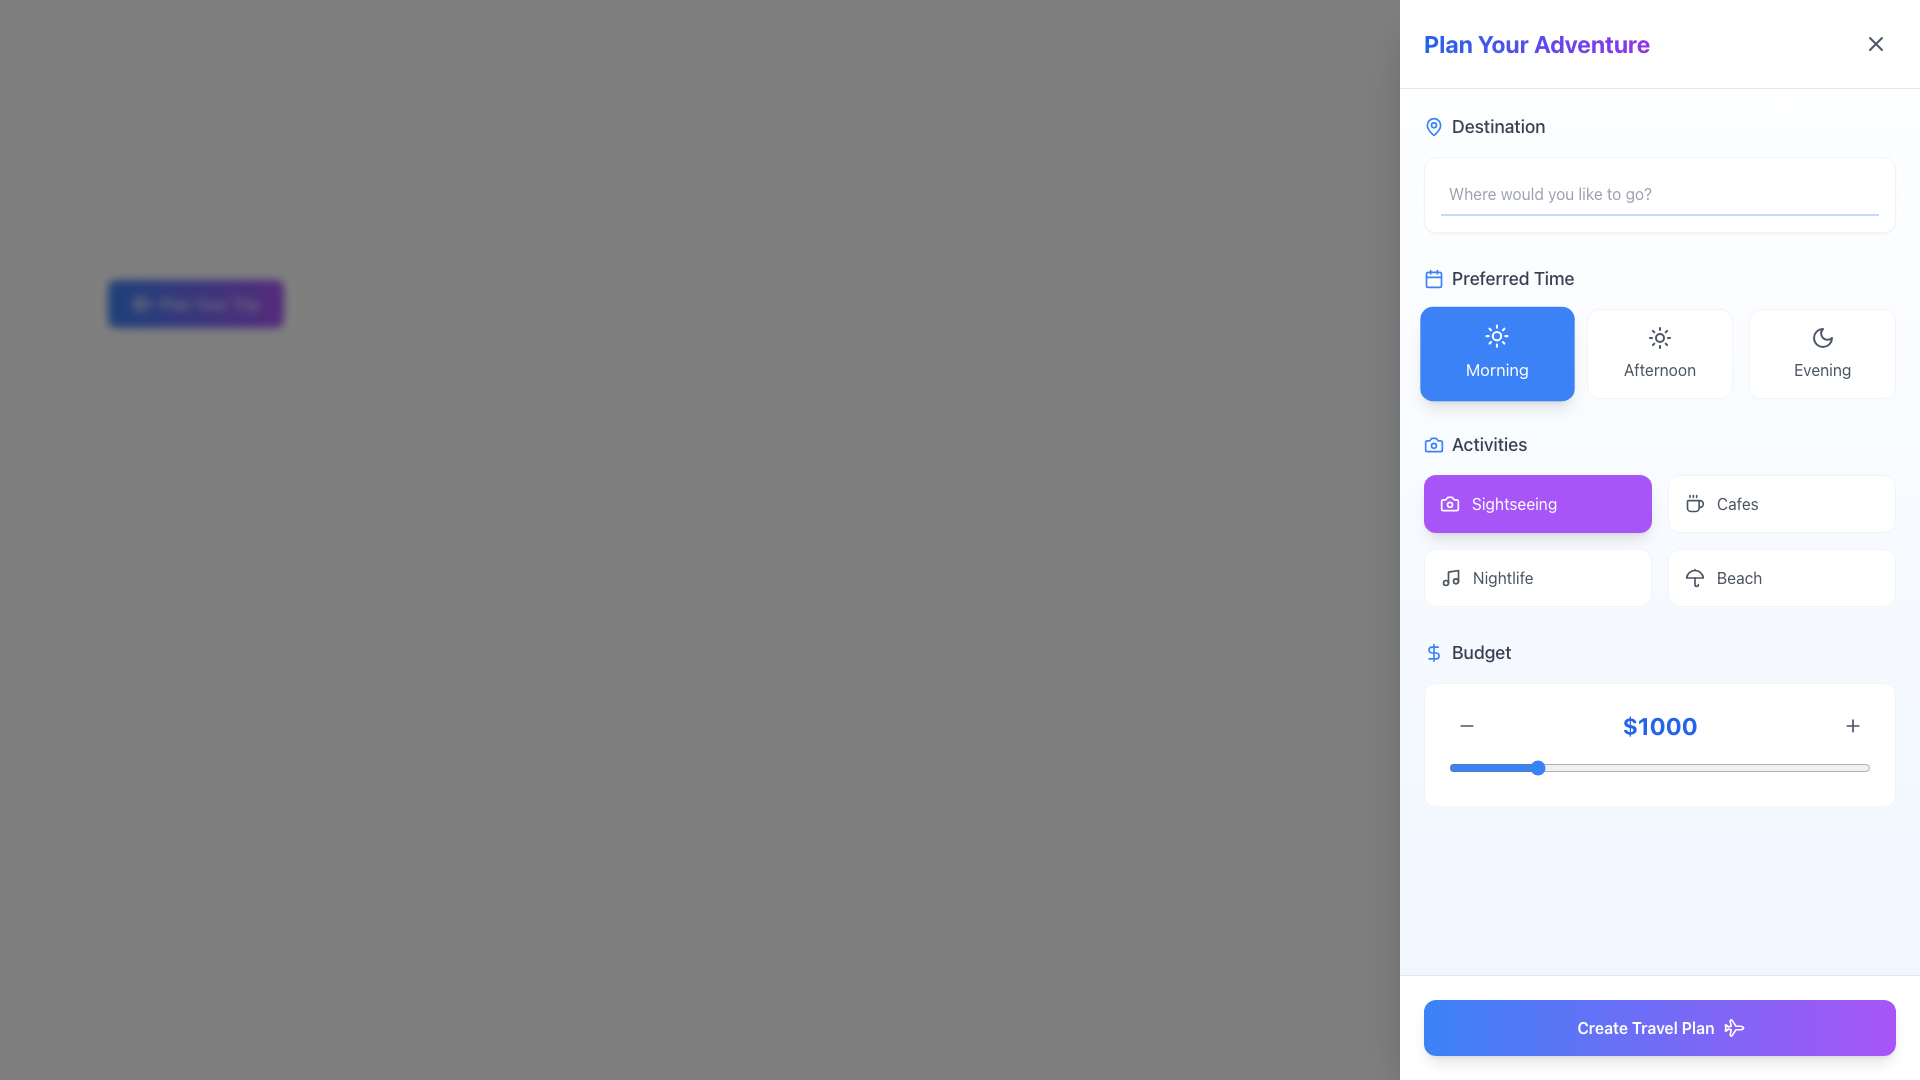 The height and width of the screenshot is (1080, 1920). Describe the element at coordinates (1536, 503) in the screenshot. I see `the 'Sightseeing' button, which has a vibrant purple background and white text` at that location.